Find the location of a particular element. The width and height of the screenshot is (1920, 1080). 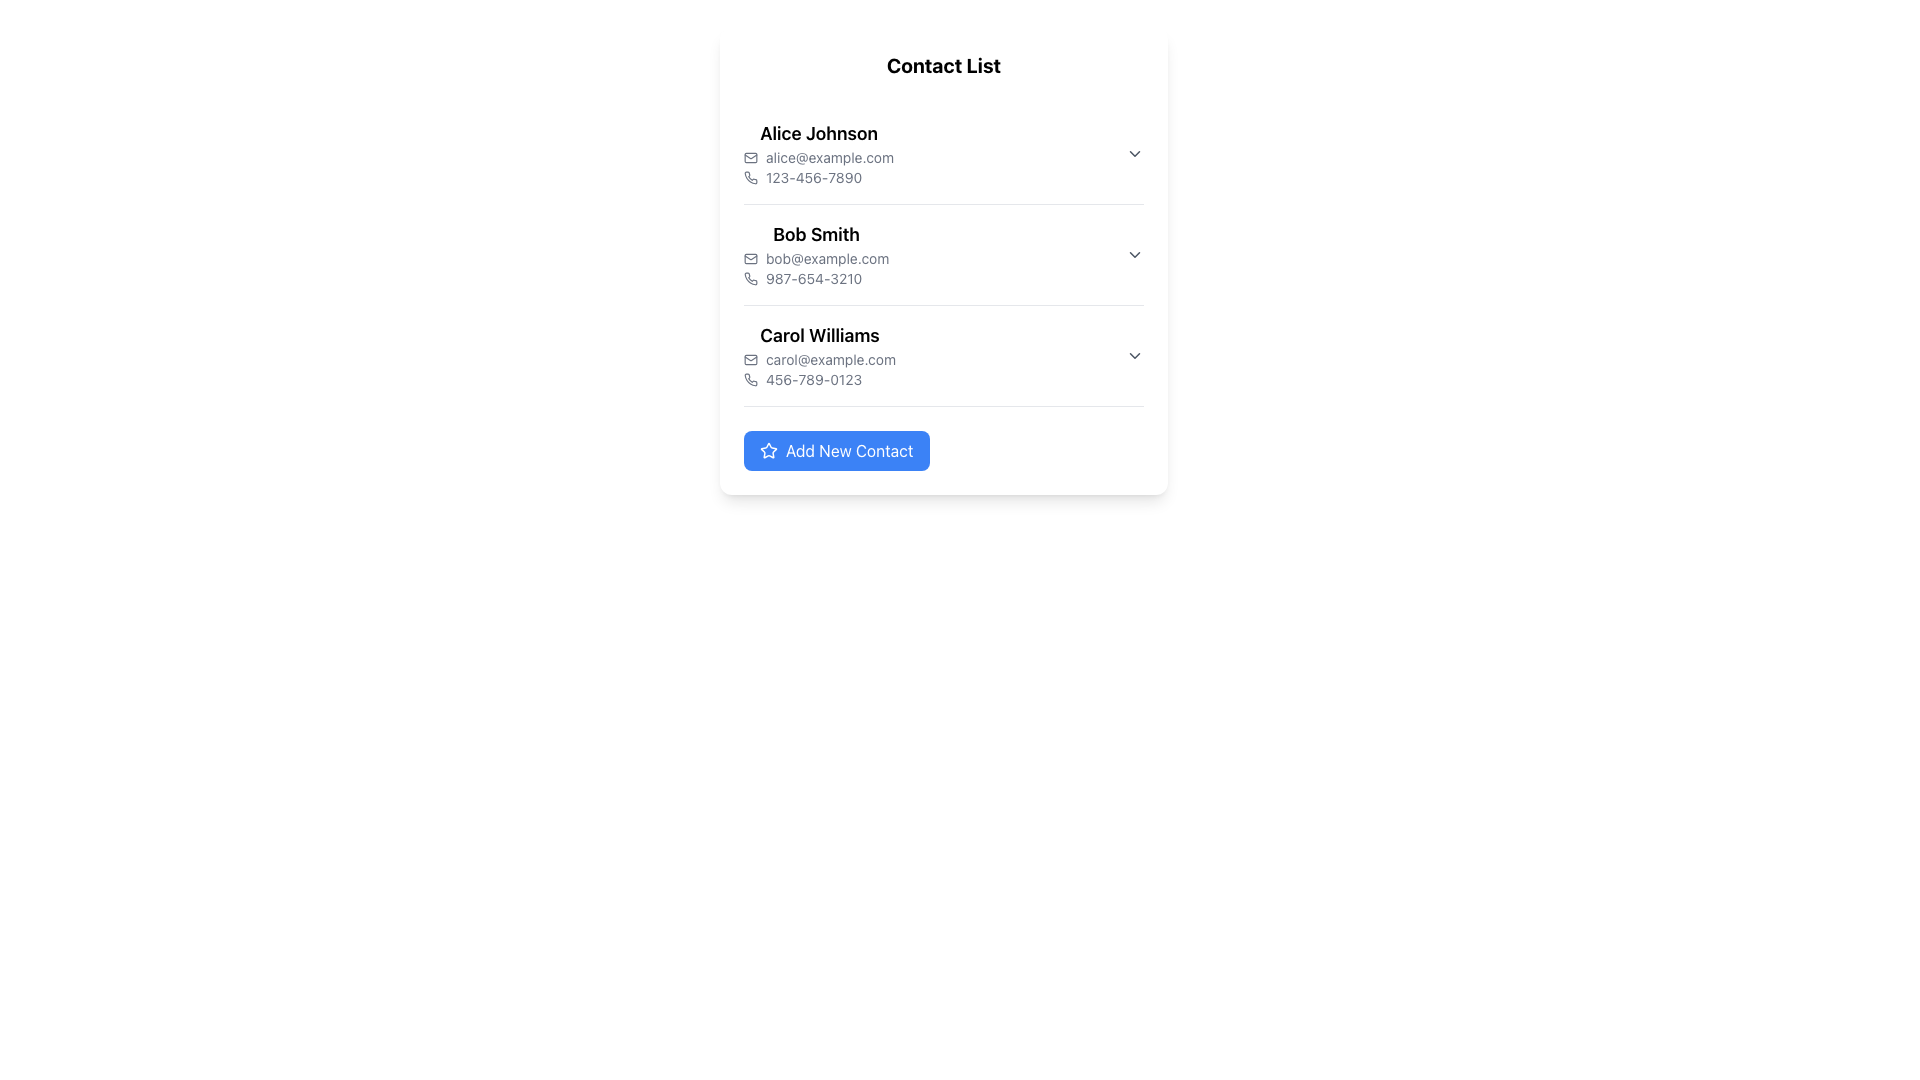

the small phone icon located to the left of the phone number '456-789-0123' in the contact list entry for 'Carol Williams' is located at coordinates (749, 380).